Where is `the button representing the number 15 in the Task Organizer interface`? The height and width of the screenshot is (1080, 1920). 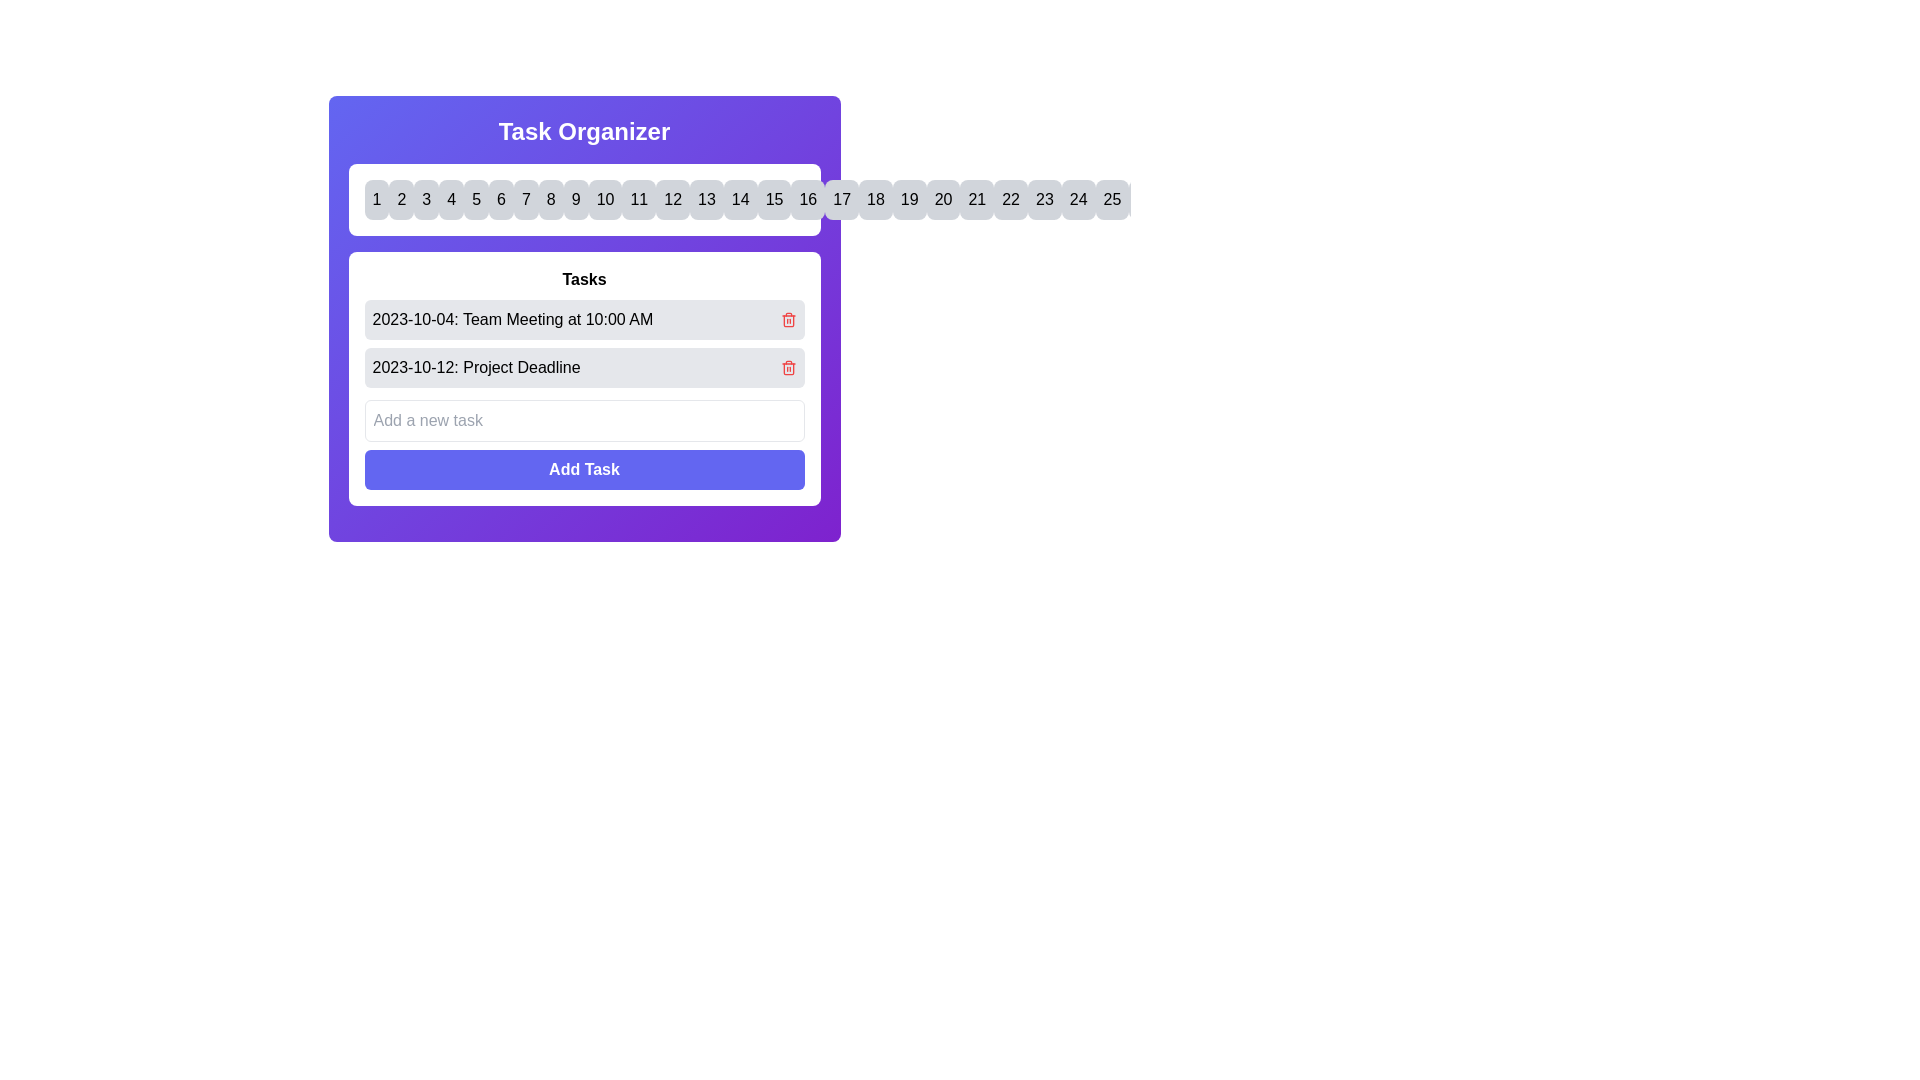 the button representing the number 15 in the Task Organizer interface is located at coordinates (773, 200).